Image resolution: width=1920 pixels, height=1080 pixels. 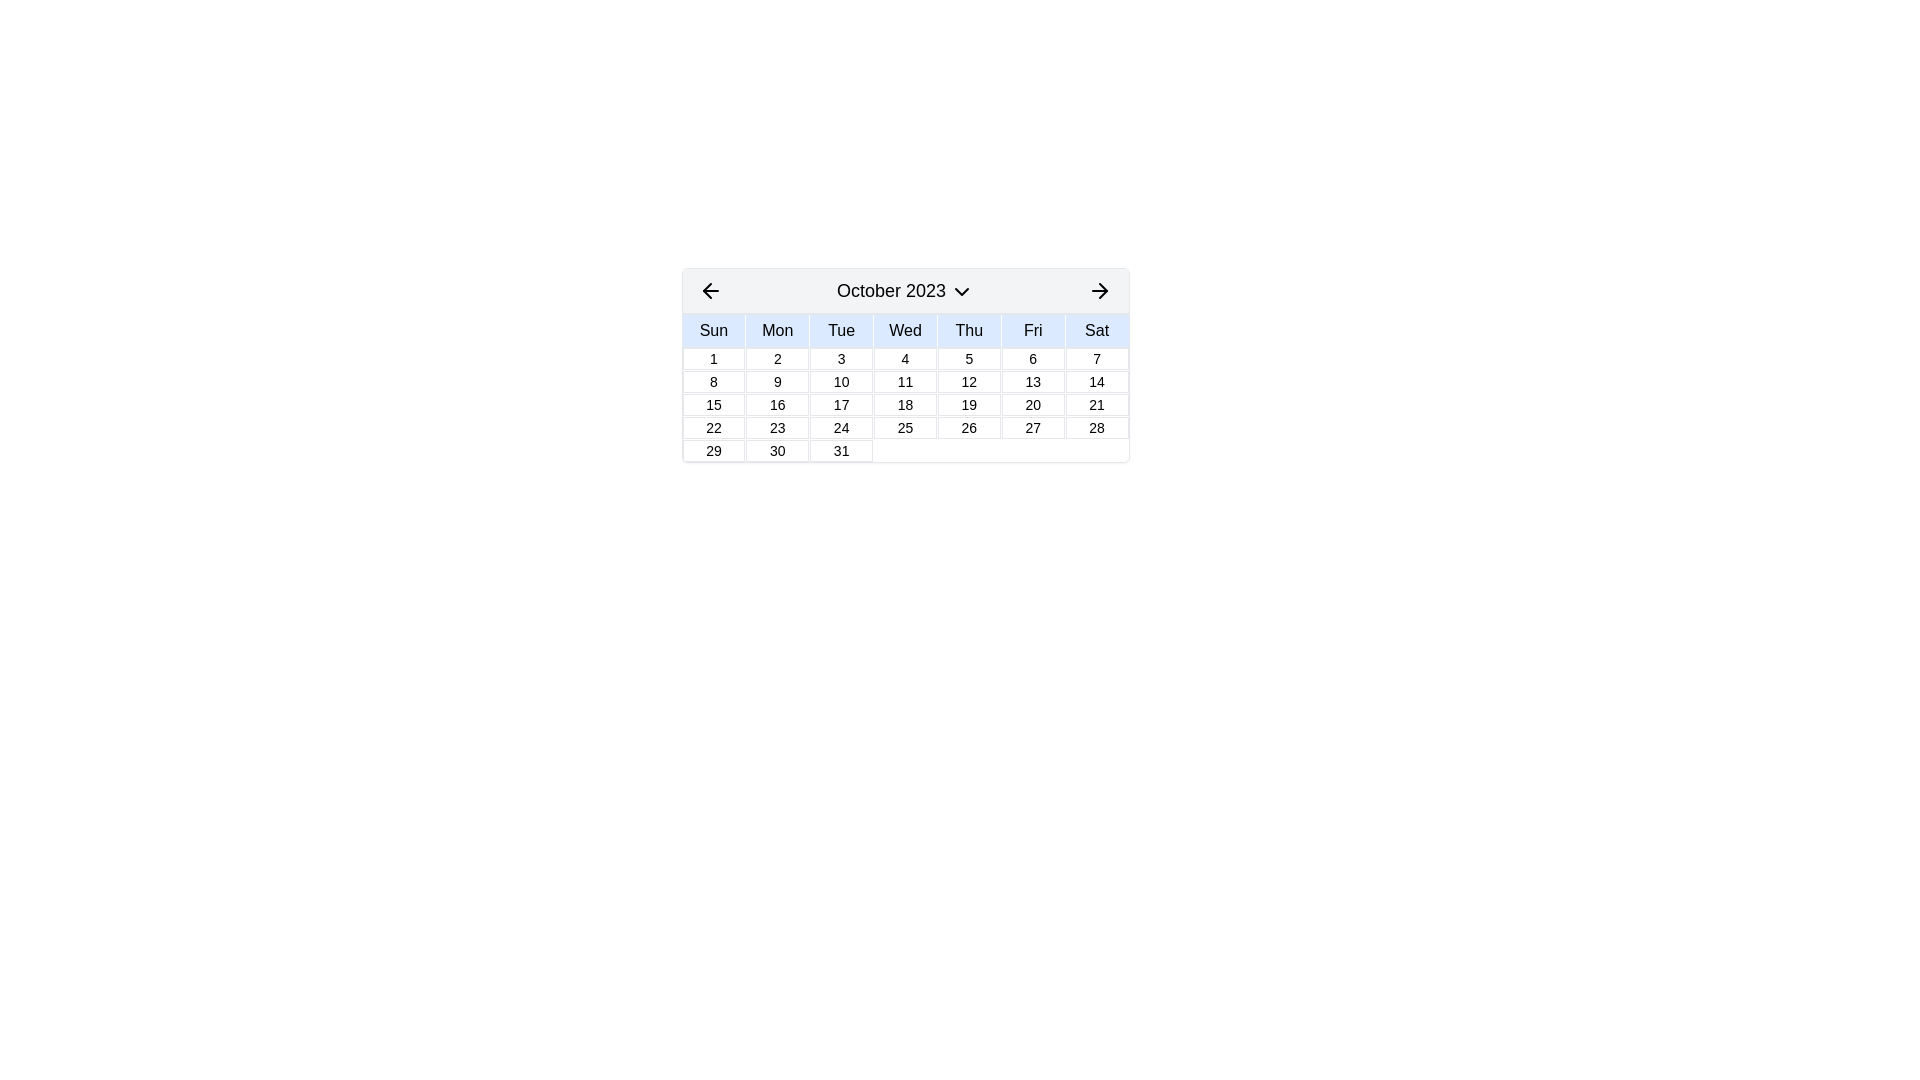 I want to click on the text component displaying the number '24', so click(x=841, y=427).